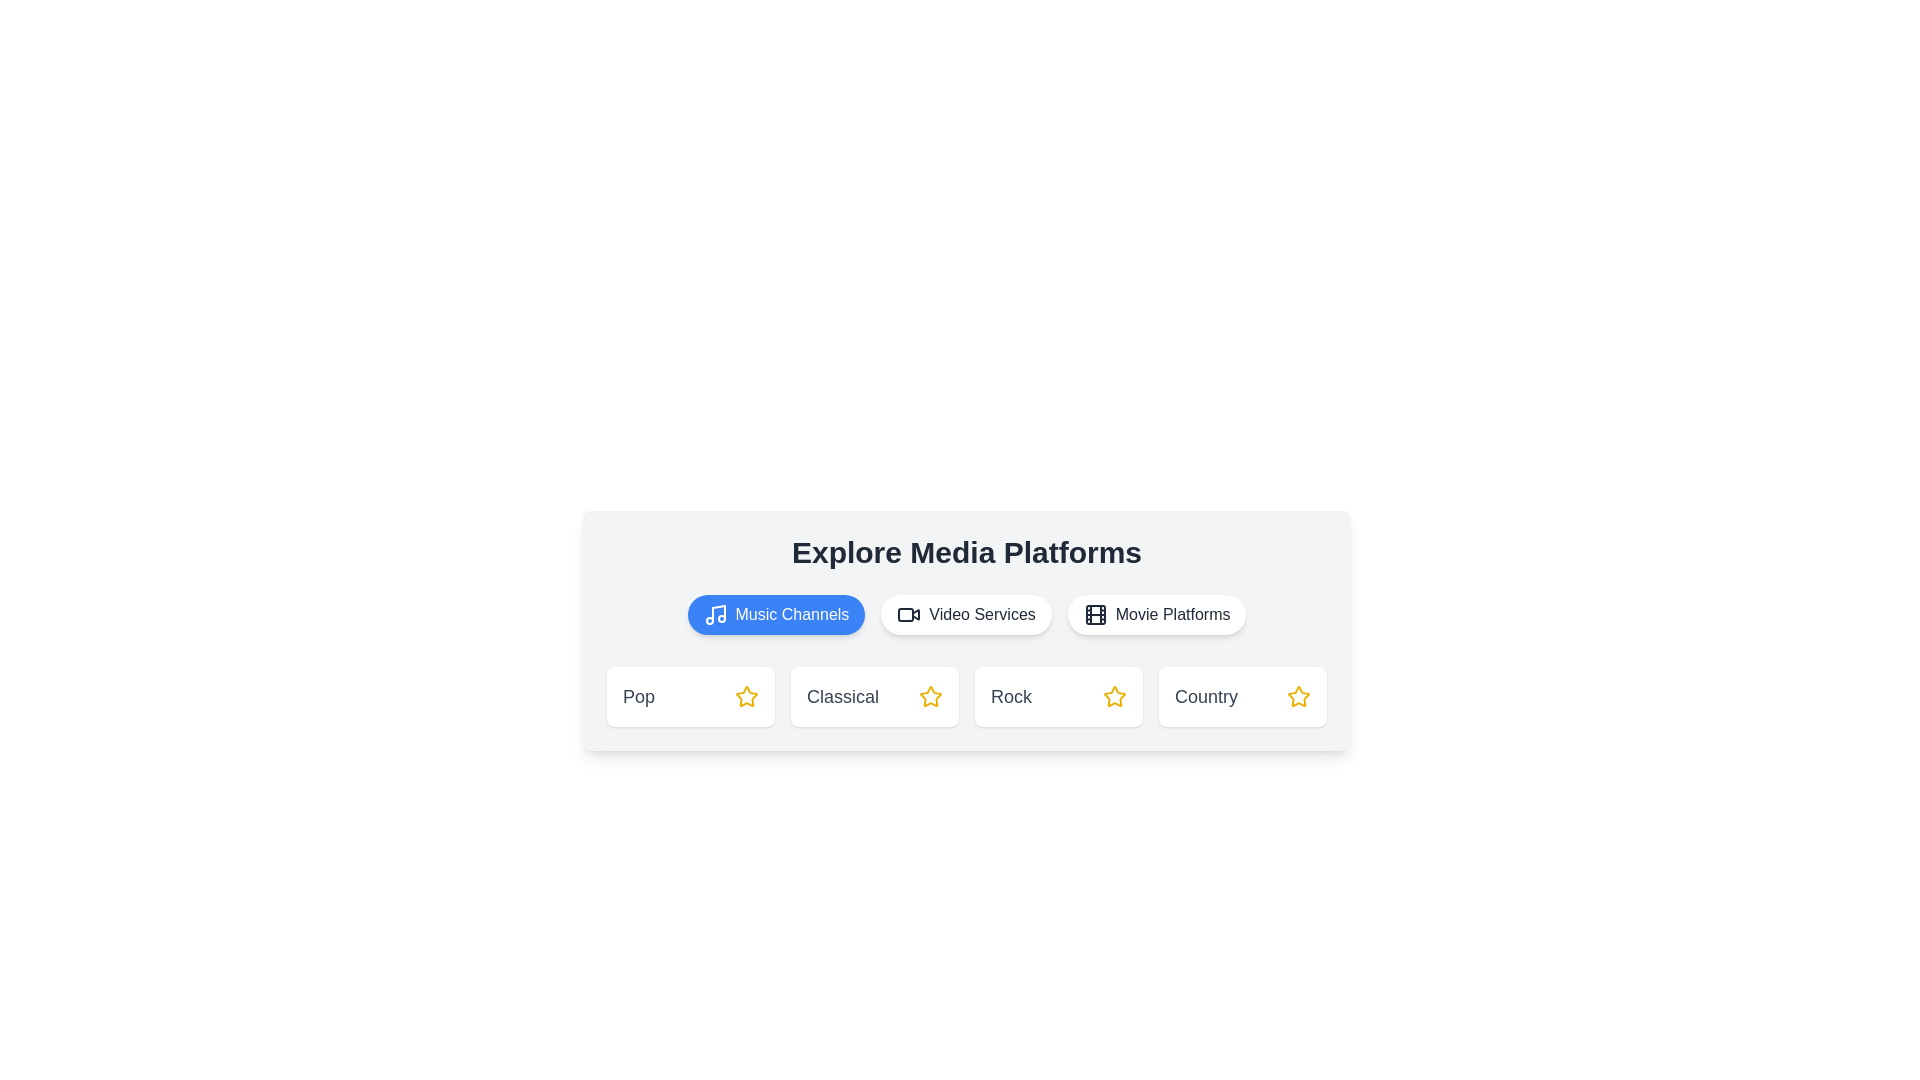 Image resolution: width=1920 pixels, height=1080 pixels. I want to click on the 'Music Channels' button that features a rounded blue music note icon on its left side, so click(715, 613).